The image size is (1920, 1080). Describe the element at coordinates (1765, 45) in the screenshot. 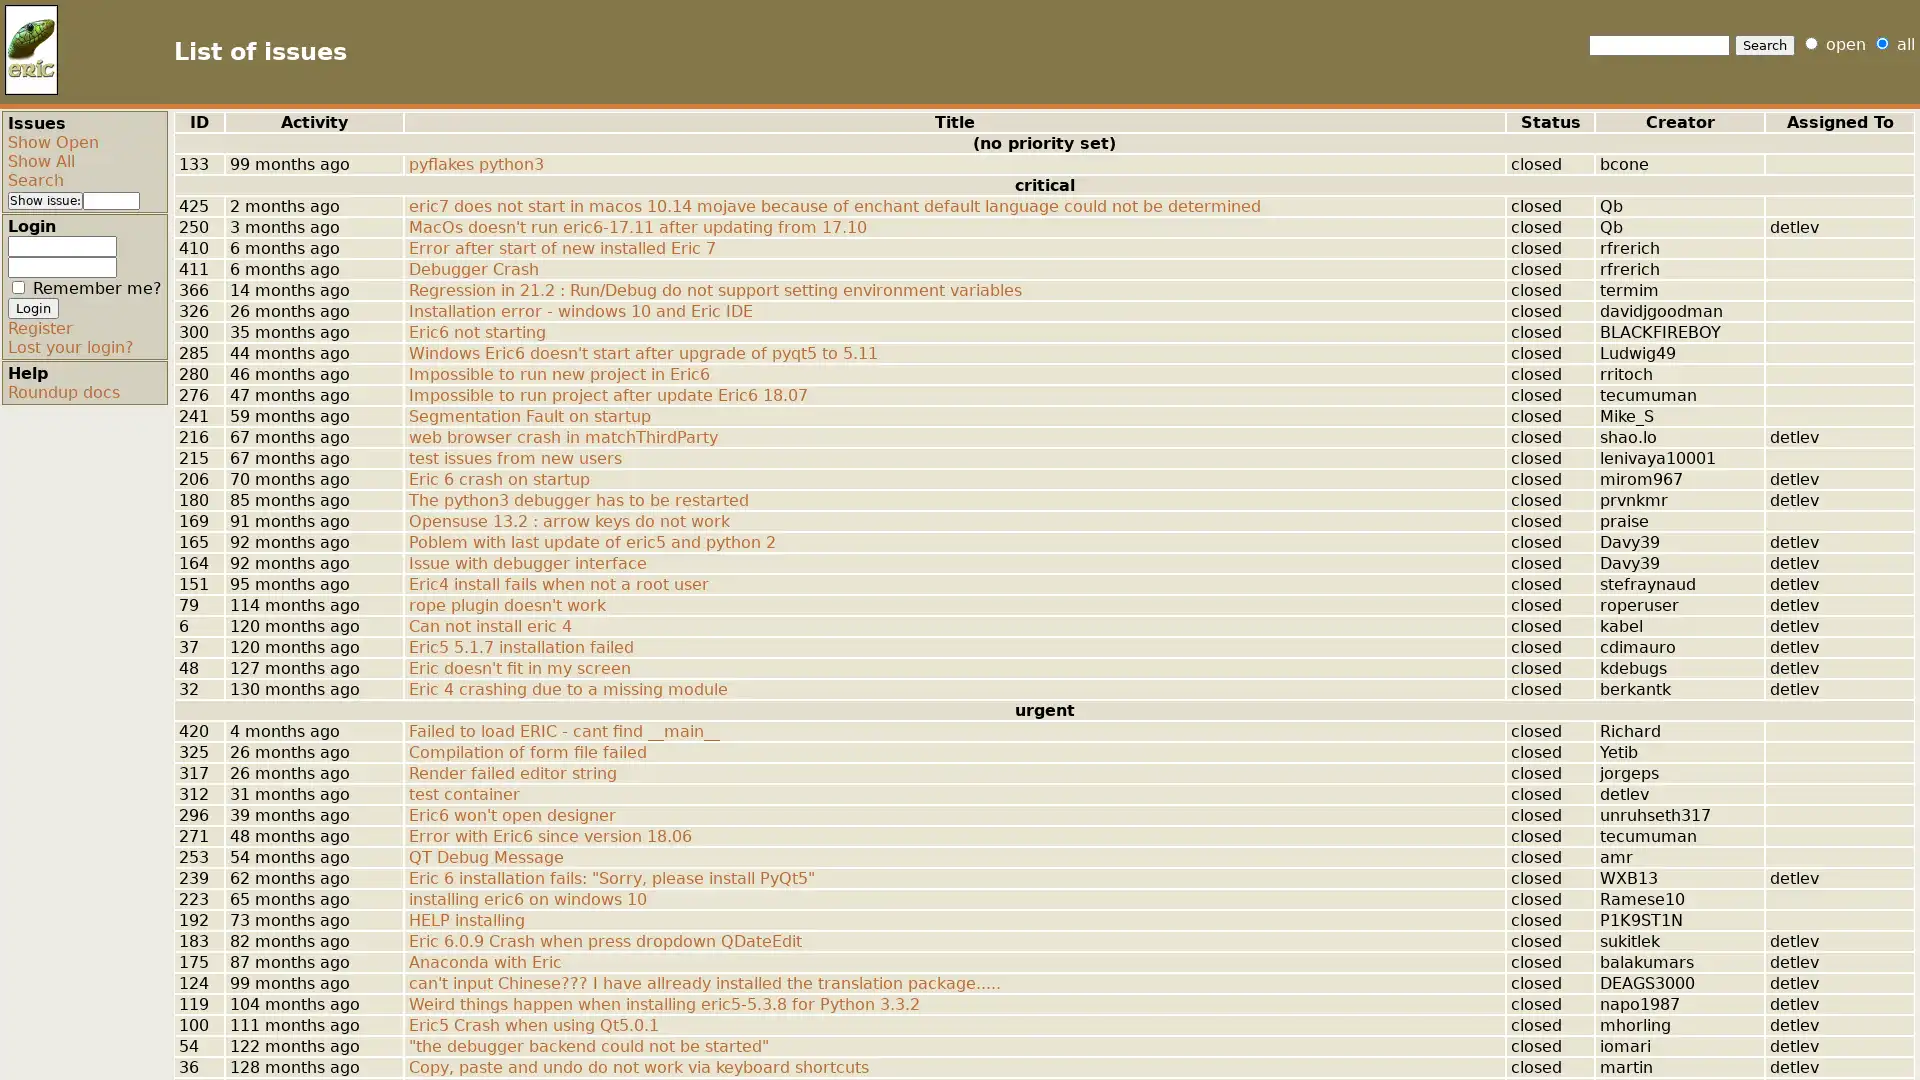

I see `Search` at that location.